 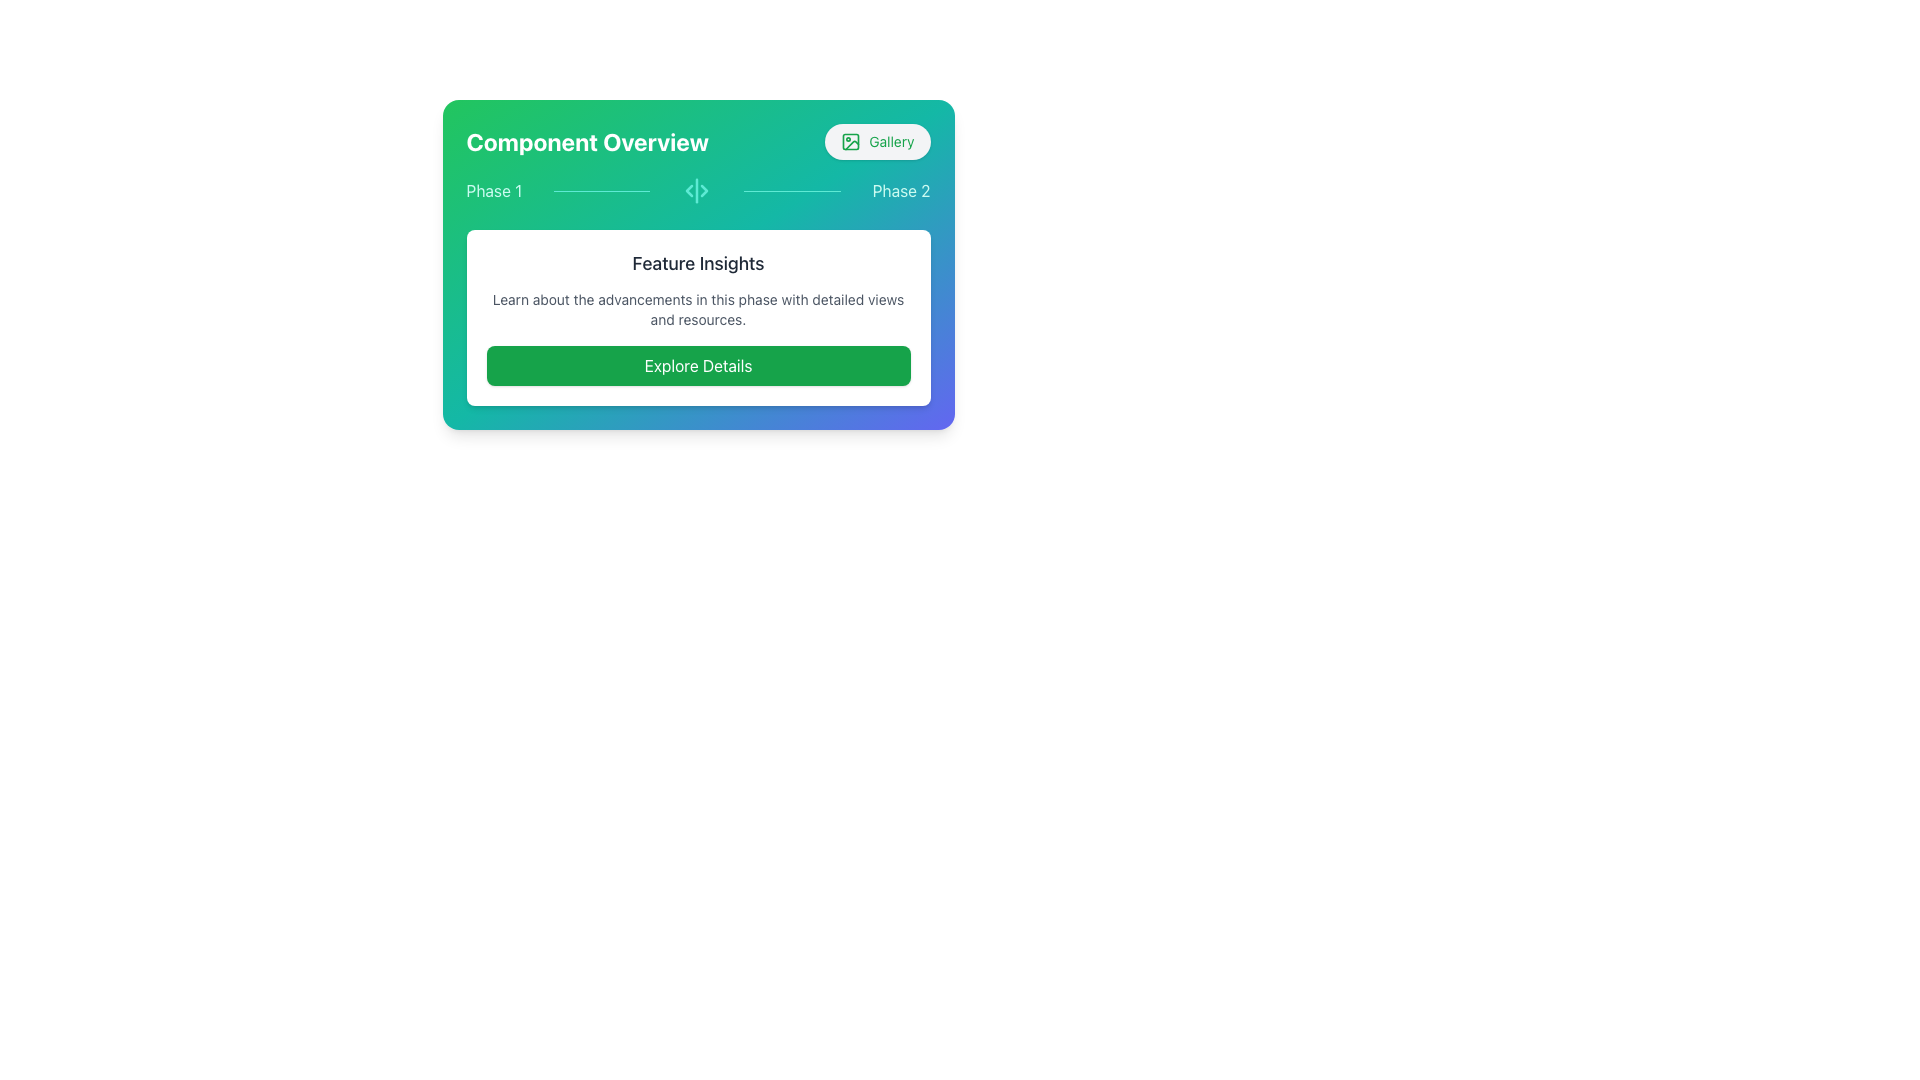 What do you see at coordinates (698, 366) in the screenshot?
I see `the green 'Explore Details' button to activate its hover effect, which is the third button in the 'Feature Insights' section` at bounding box center [698, 366].